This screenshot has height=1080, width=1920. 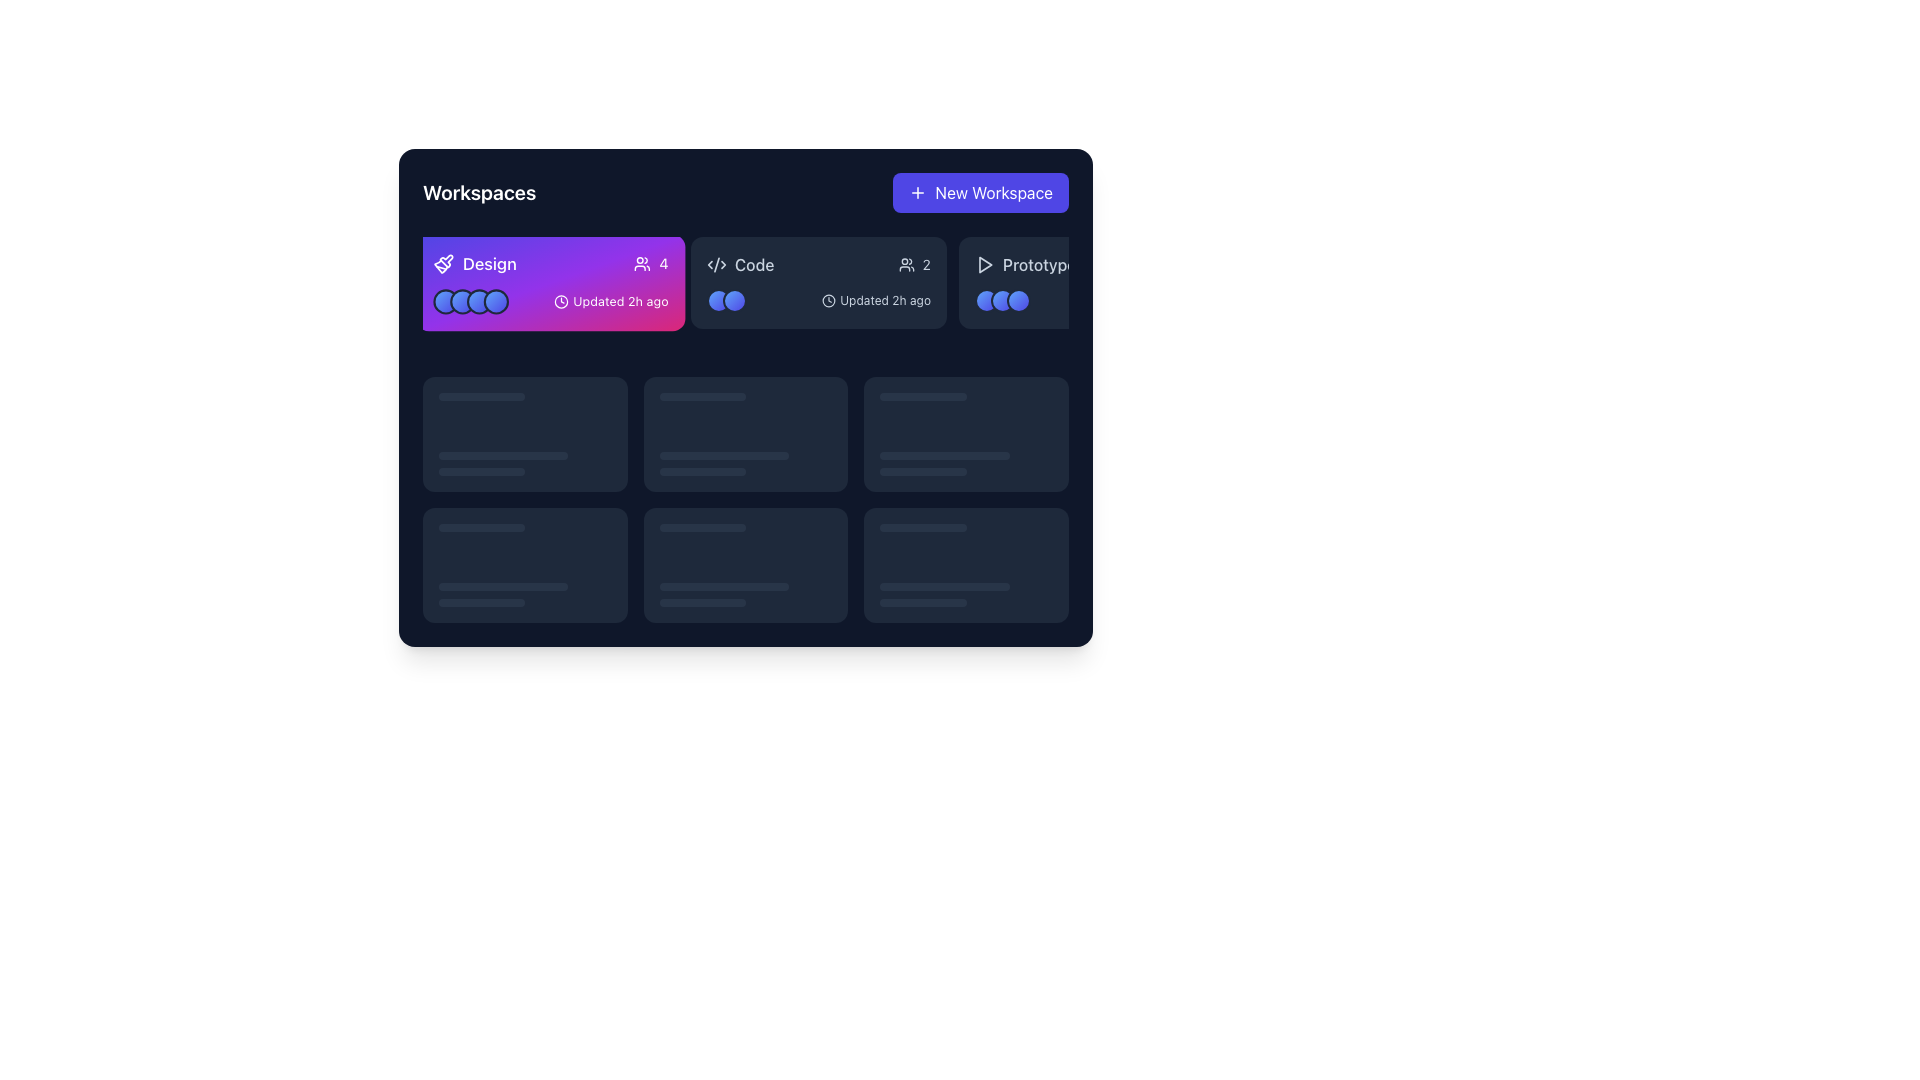 I want to click on the user-related functionality icon located in the second card labeled 'Code' in the top row of the workspace grid, so click(x=905, y=264).